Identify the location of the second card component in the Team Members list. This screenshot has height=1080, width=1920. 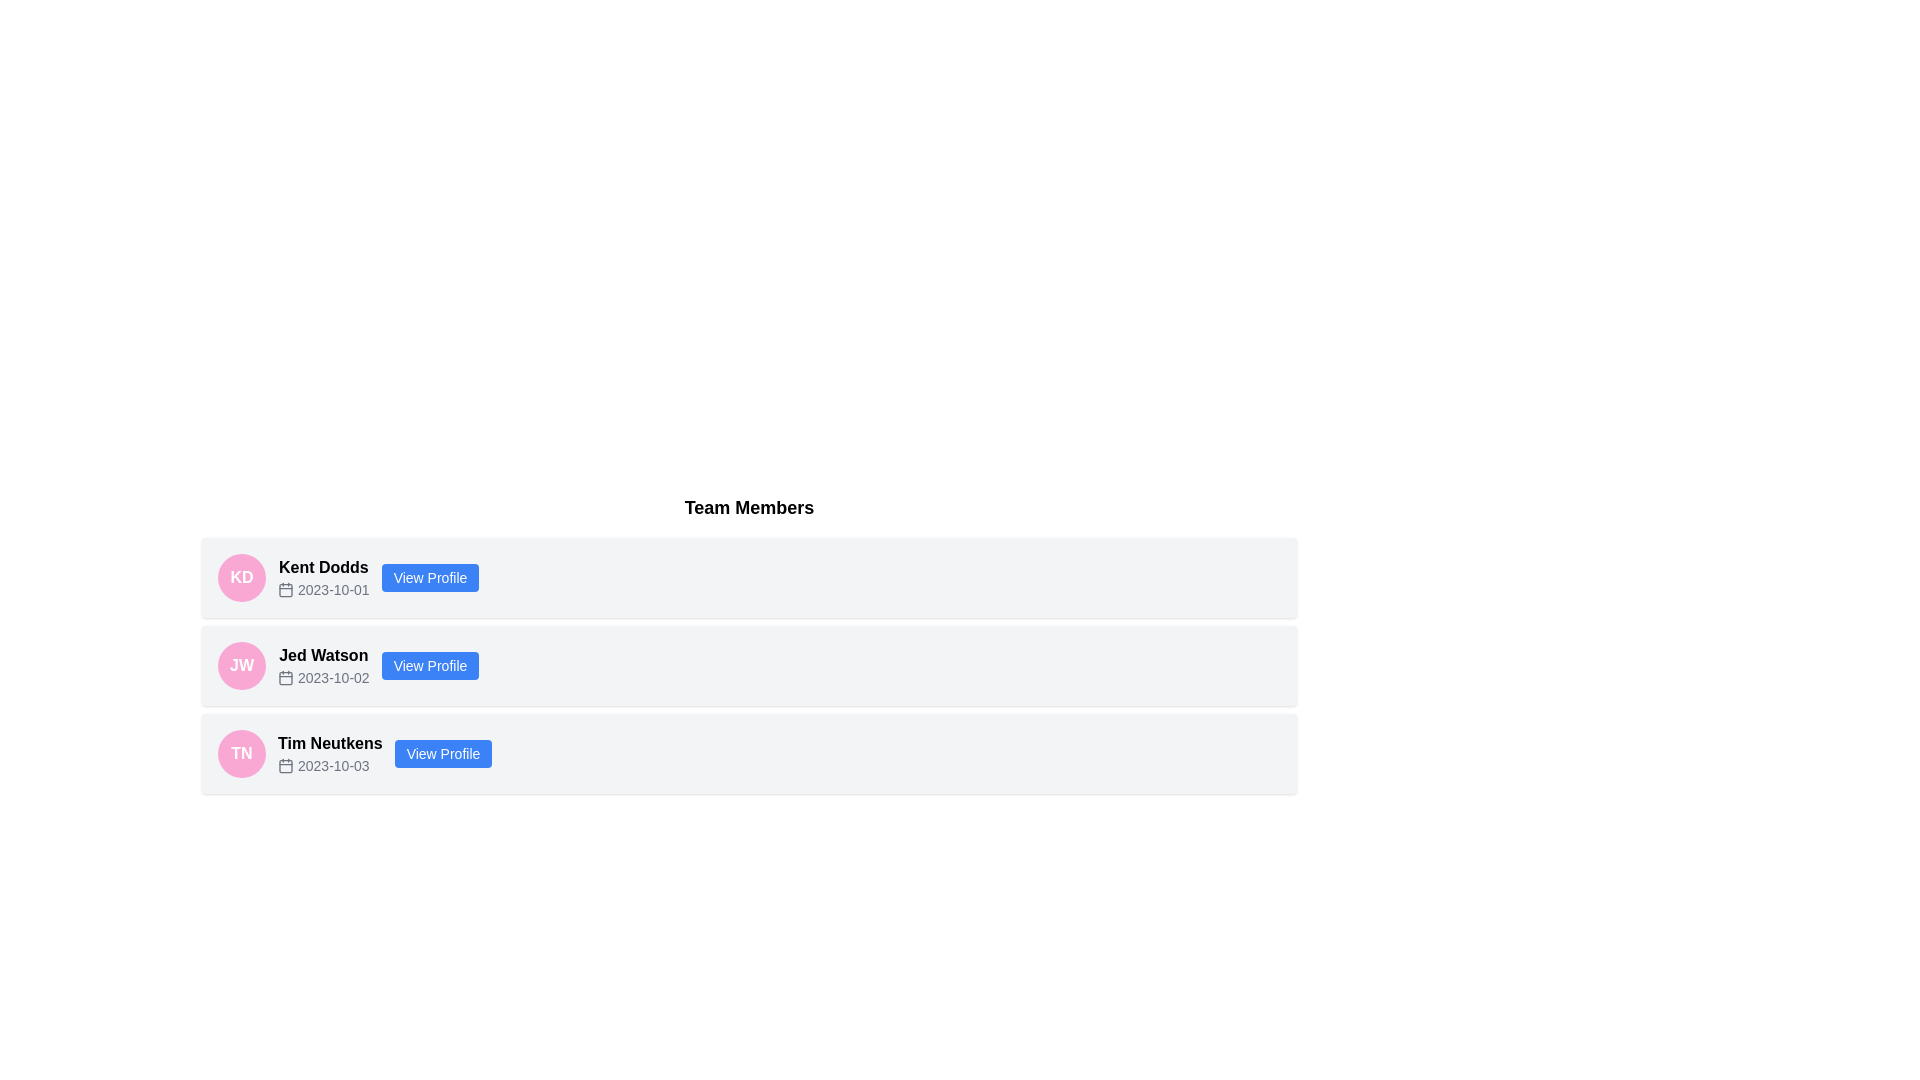
(748, 666).